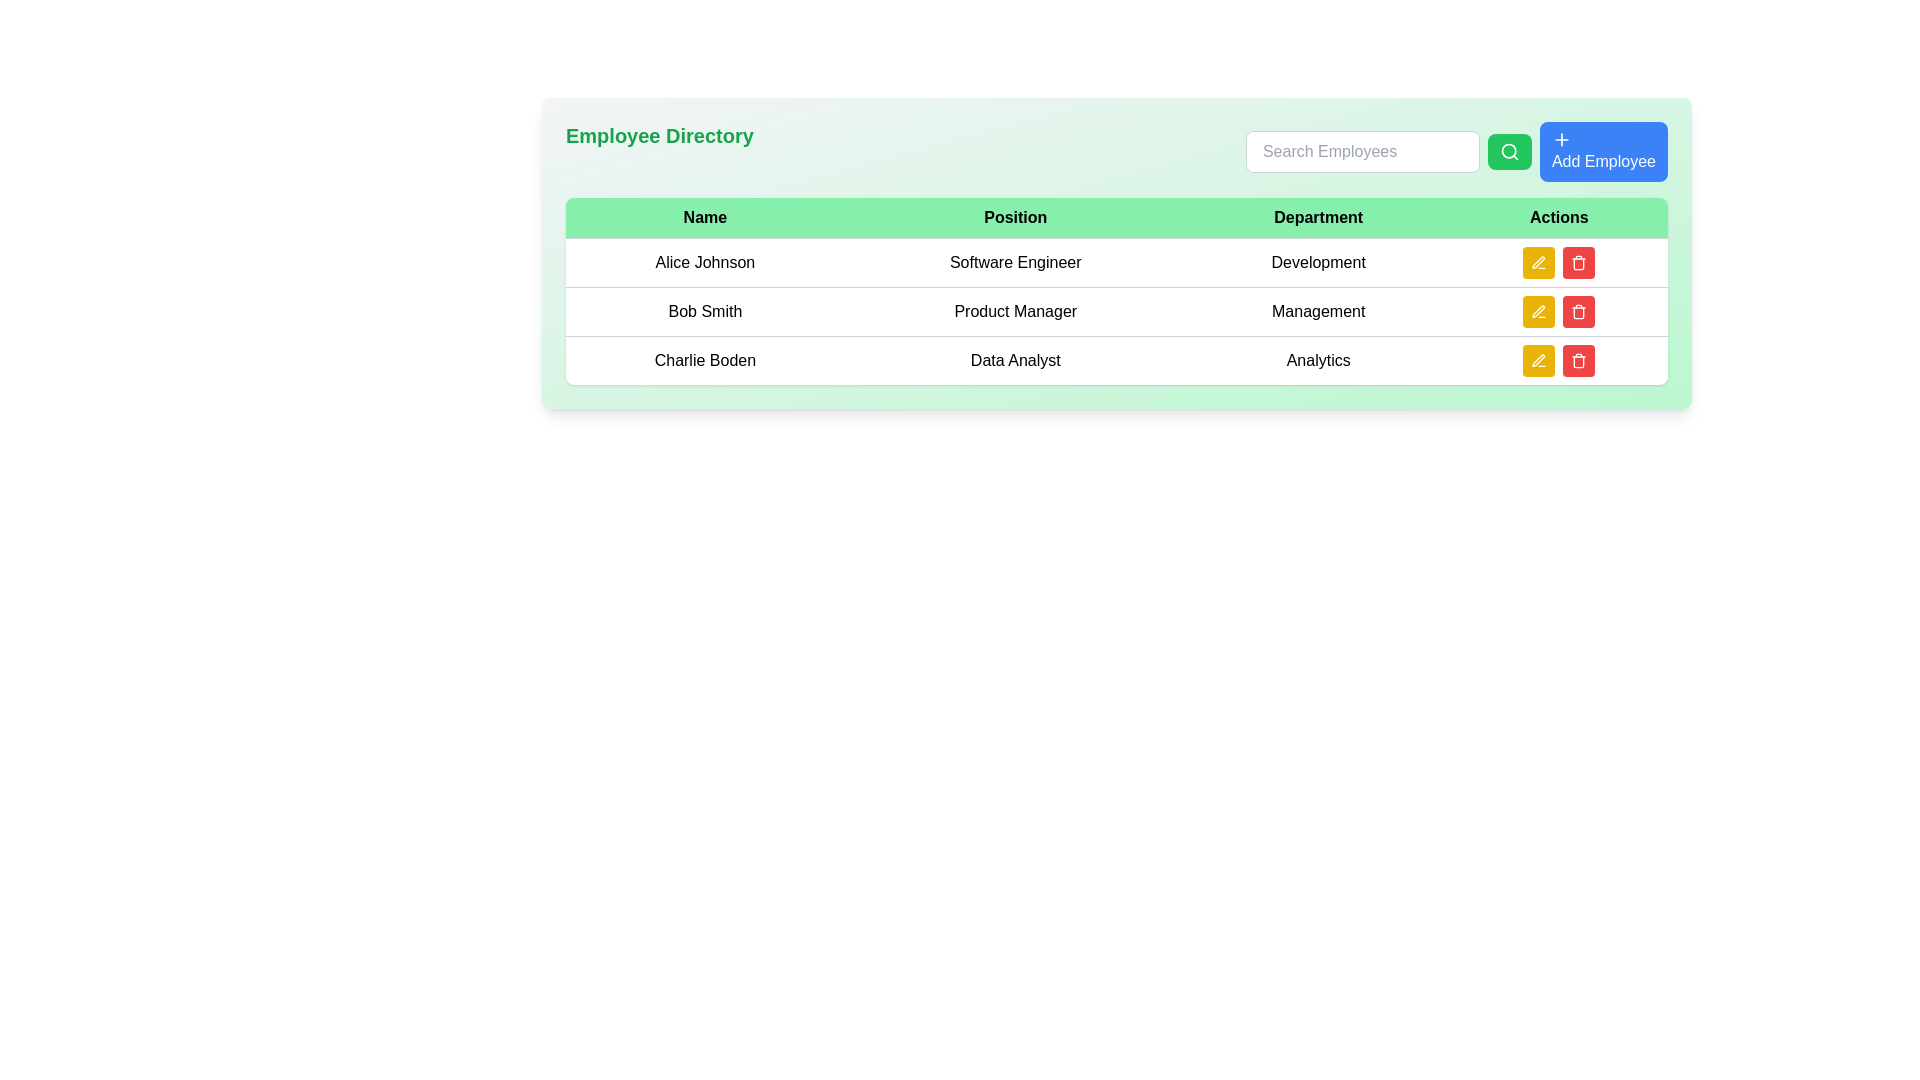  What do you see at coordinates (705, 261) in the screenshot?
I see `the text label displaying 'Alice Johnson' located under the 'Name' column` at bounding box center [705, 261].